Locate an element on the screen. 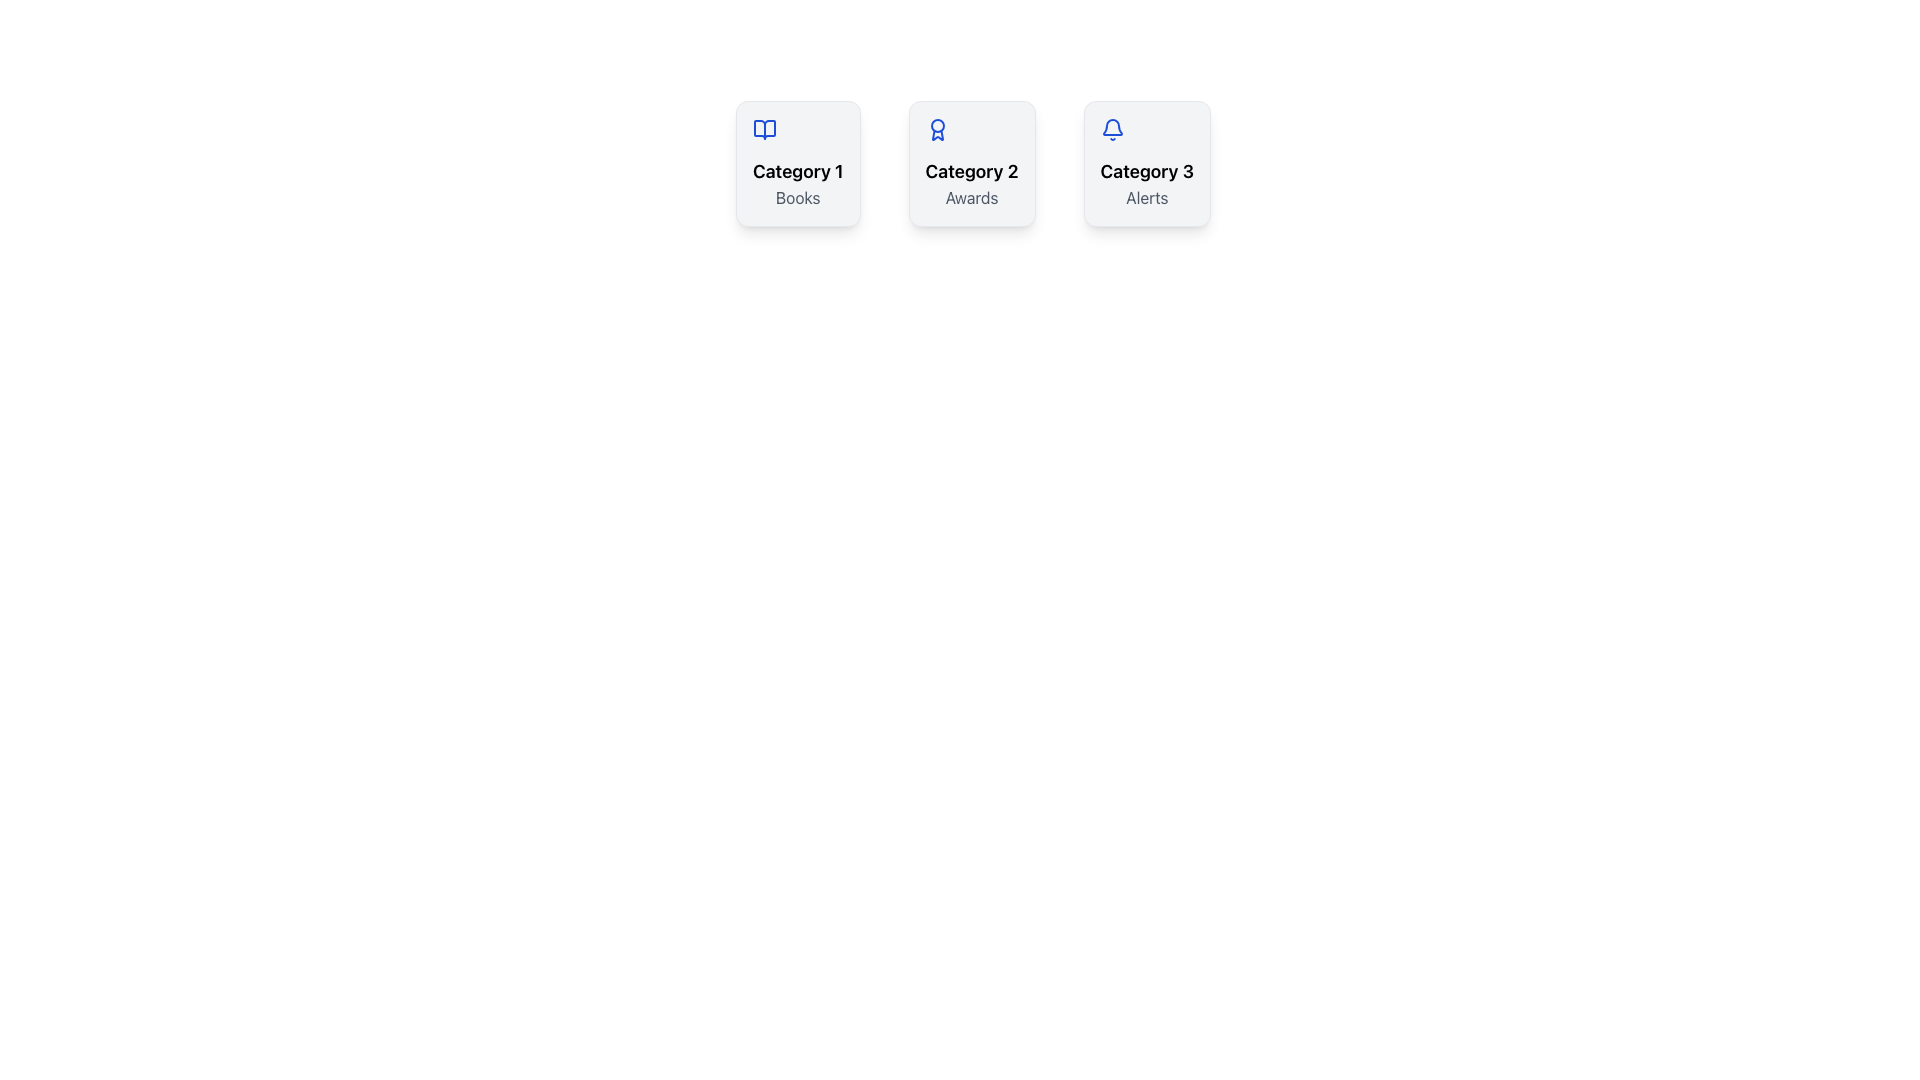 This screenshot has height=1080, width=1920. the circular shape with a radius of 6 units within the SVG graphic located in the second tile labeled 'Category 2: Awards' is located at coordinates (936, 126).